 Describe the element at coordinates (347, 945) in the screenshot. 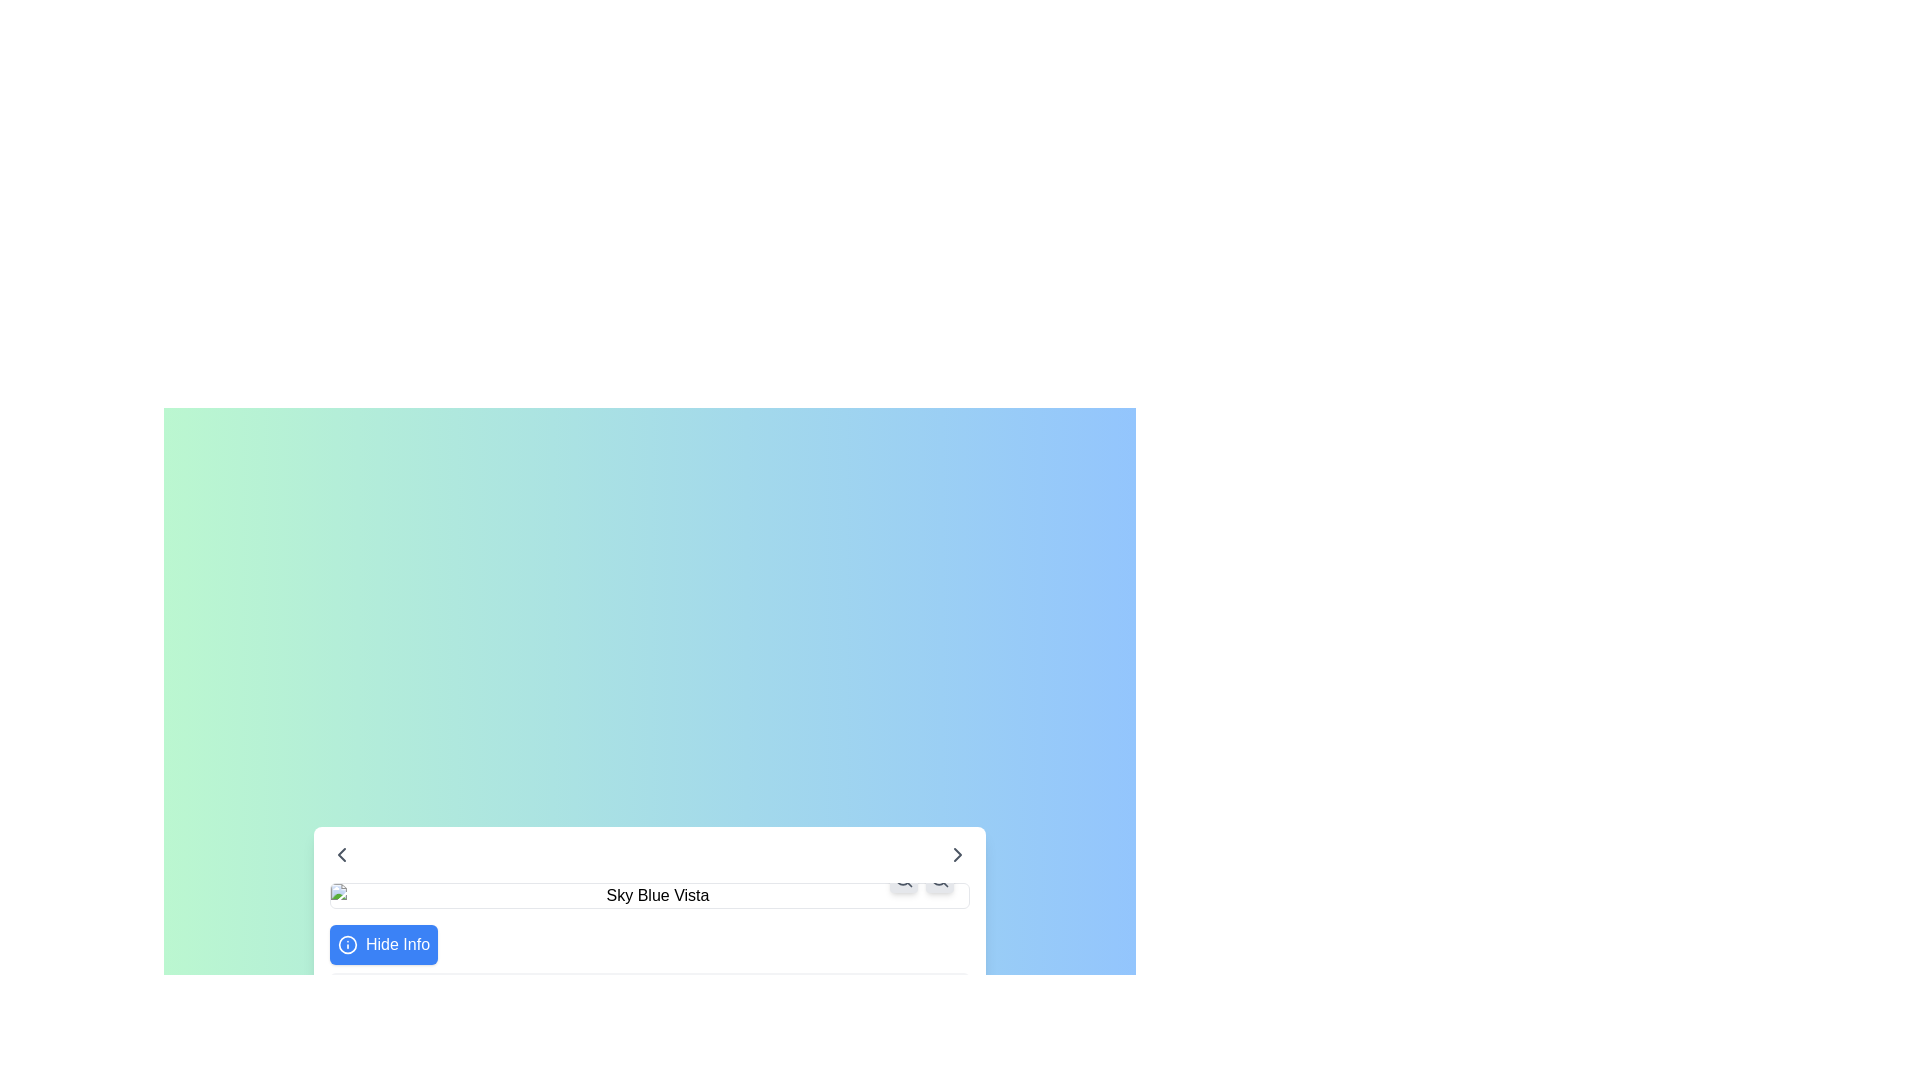

I see `the circular graphical element that forms the base of the information icon, located at the bottom left corner of the content section, adjacent to the 'Hide Info' button` at that location.